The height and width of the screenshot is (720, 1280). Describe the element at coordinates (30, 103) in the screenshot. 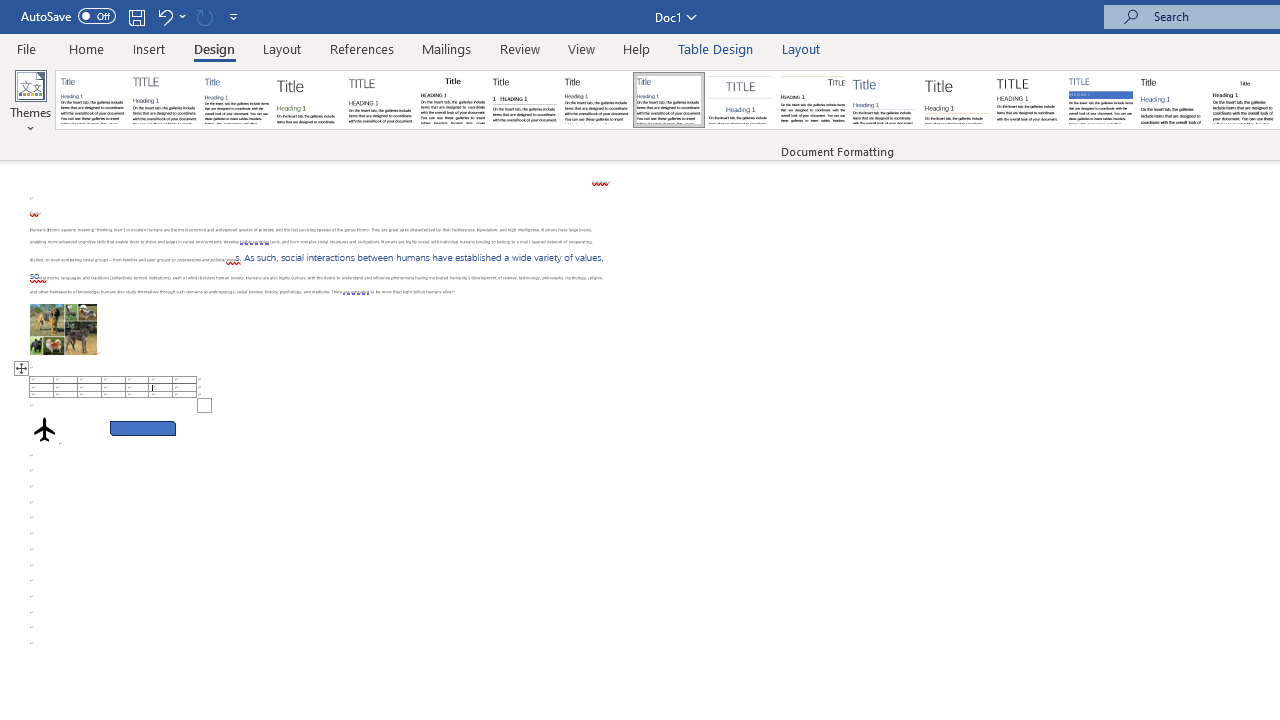

I see `'Themes'` at that location.